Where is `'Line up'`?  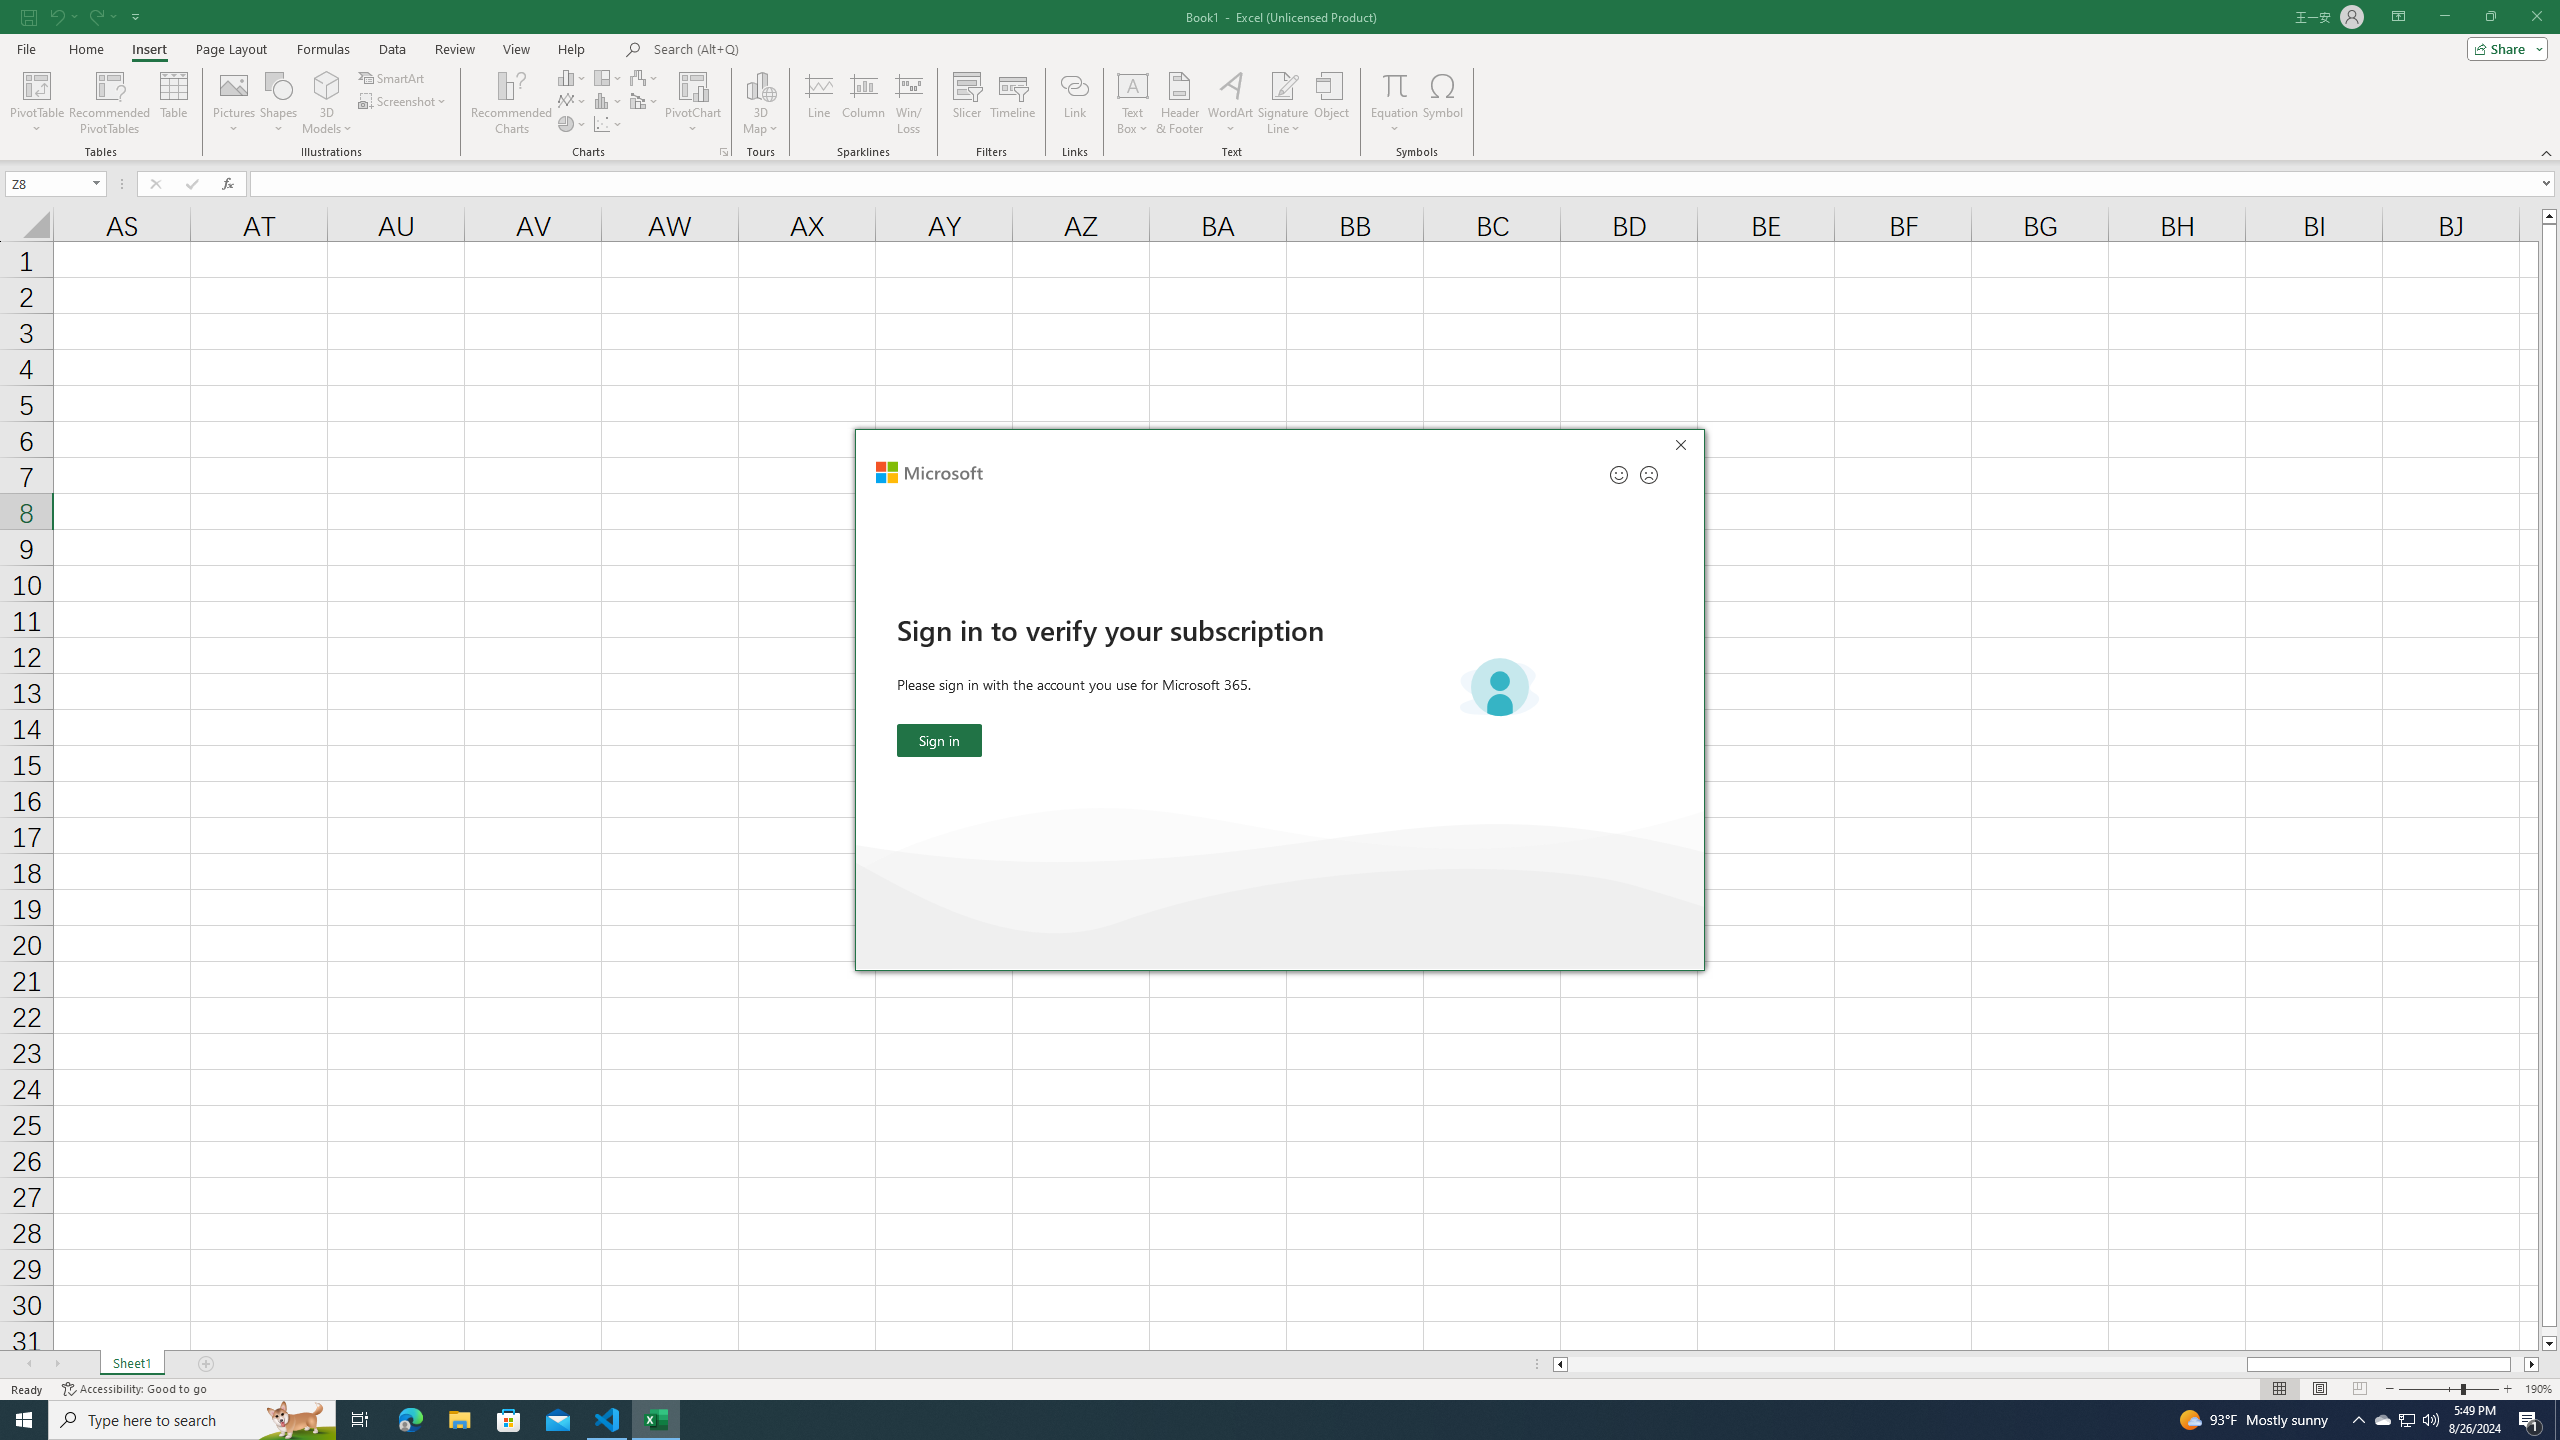 'Line up' is located at coordinates (2548, 215).